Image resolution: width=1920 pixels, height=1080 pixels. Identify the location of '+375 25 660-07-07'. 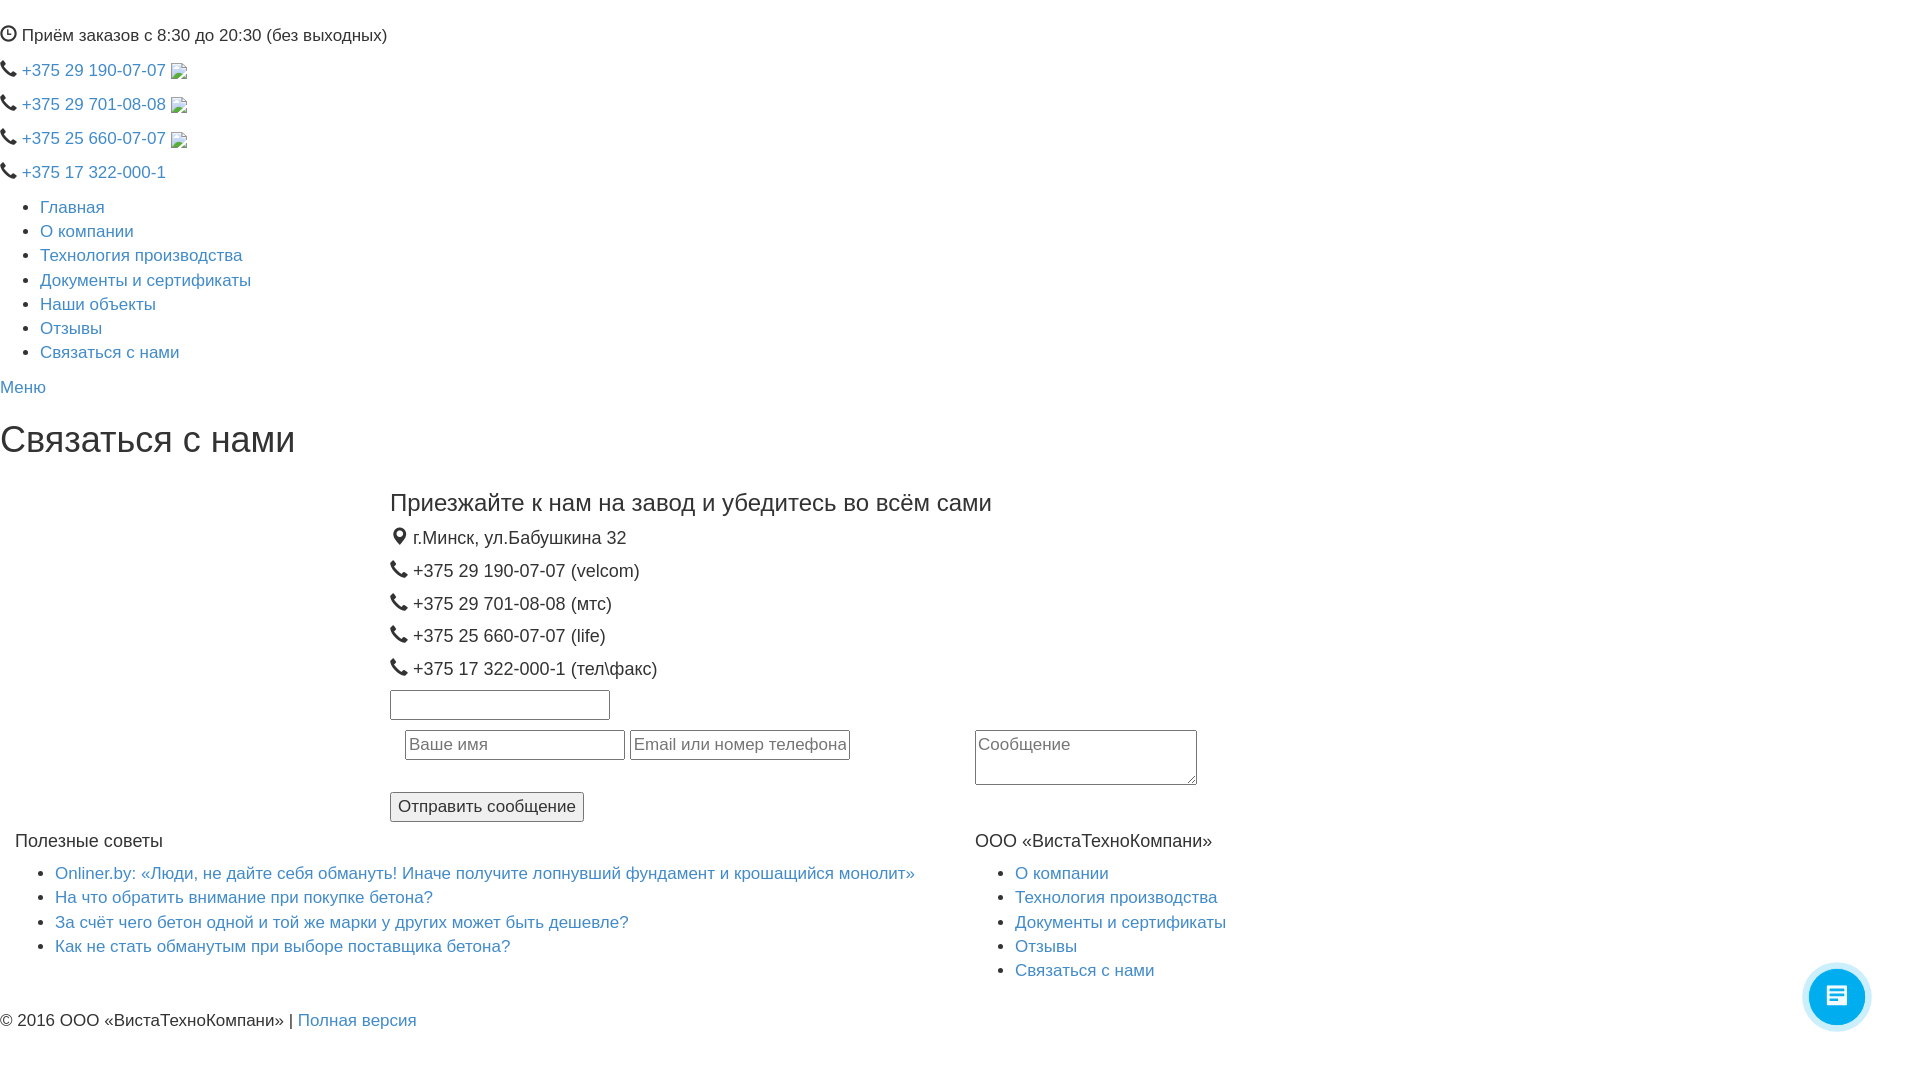
(103, 137).